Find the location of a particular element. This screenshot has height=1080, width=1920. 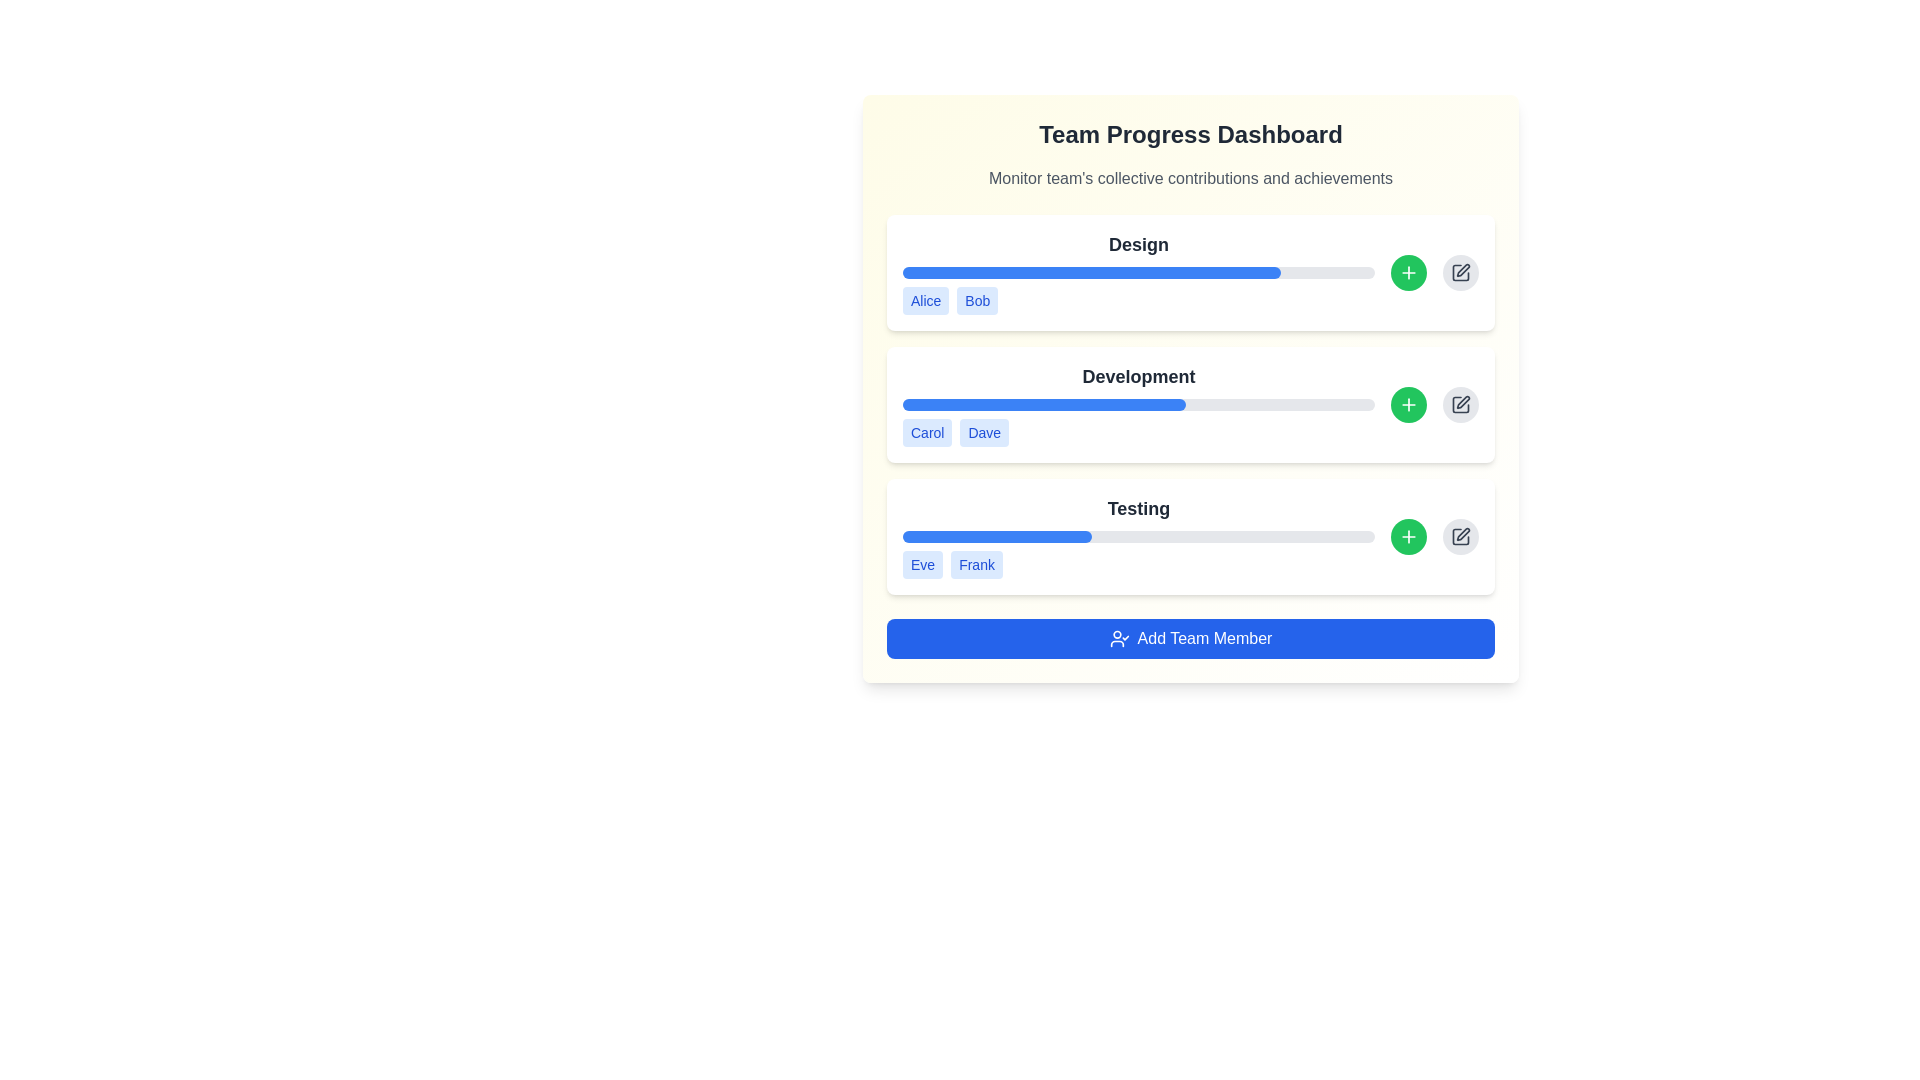

the pen icon inside the circular button at the rightmost end of the 'Testing' section in the Team Progress Dashboard to initiate editing is located at coordinates (1460, 535).